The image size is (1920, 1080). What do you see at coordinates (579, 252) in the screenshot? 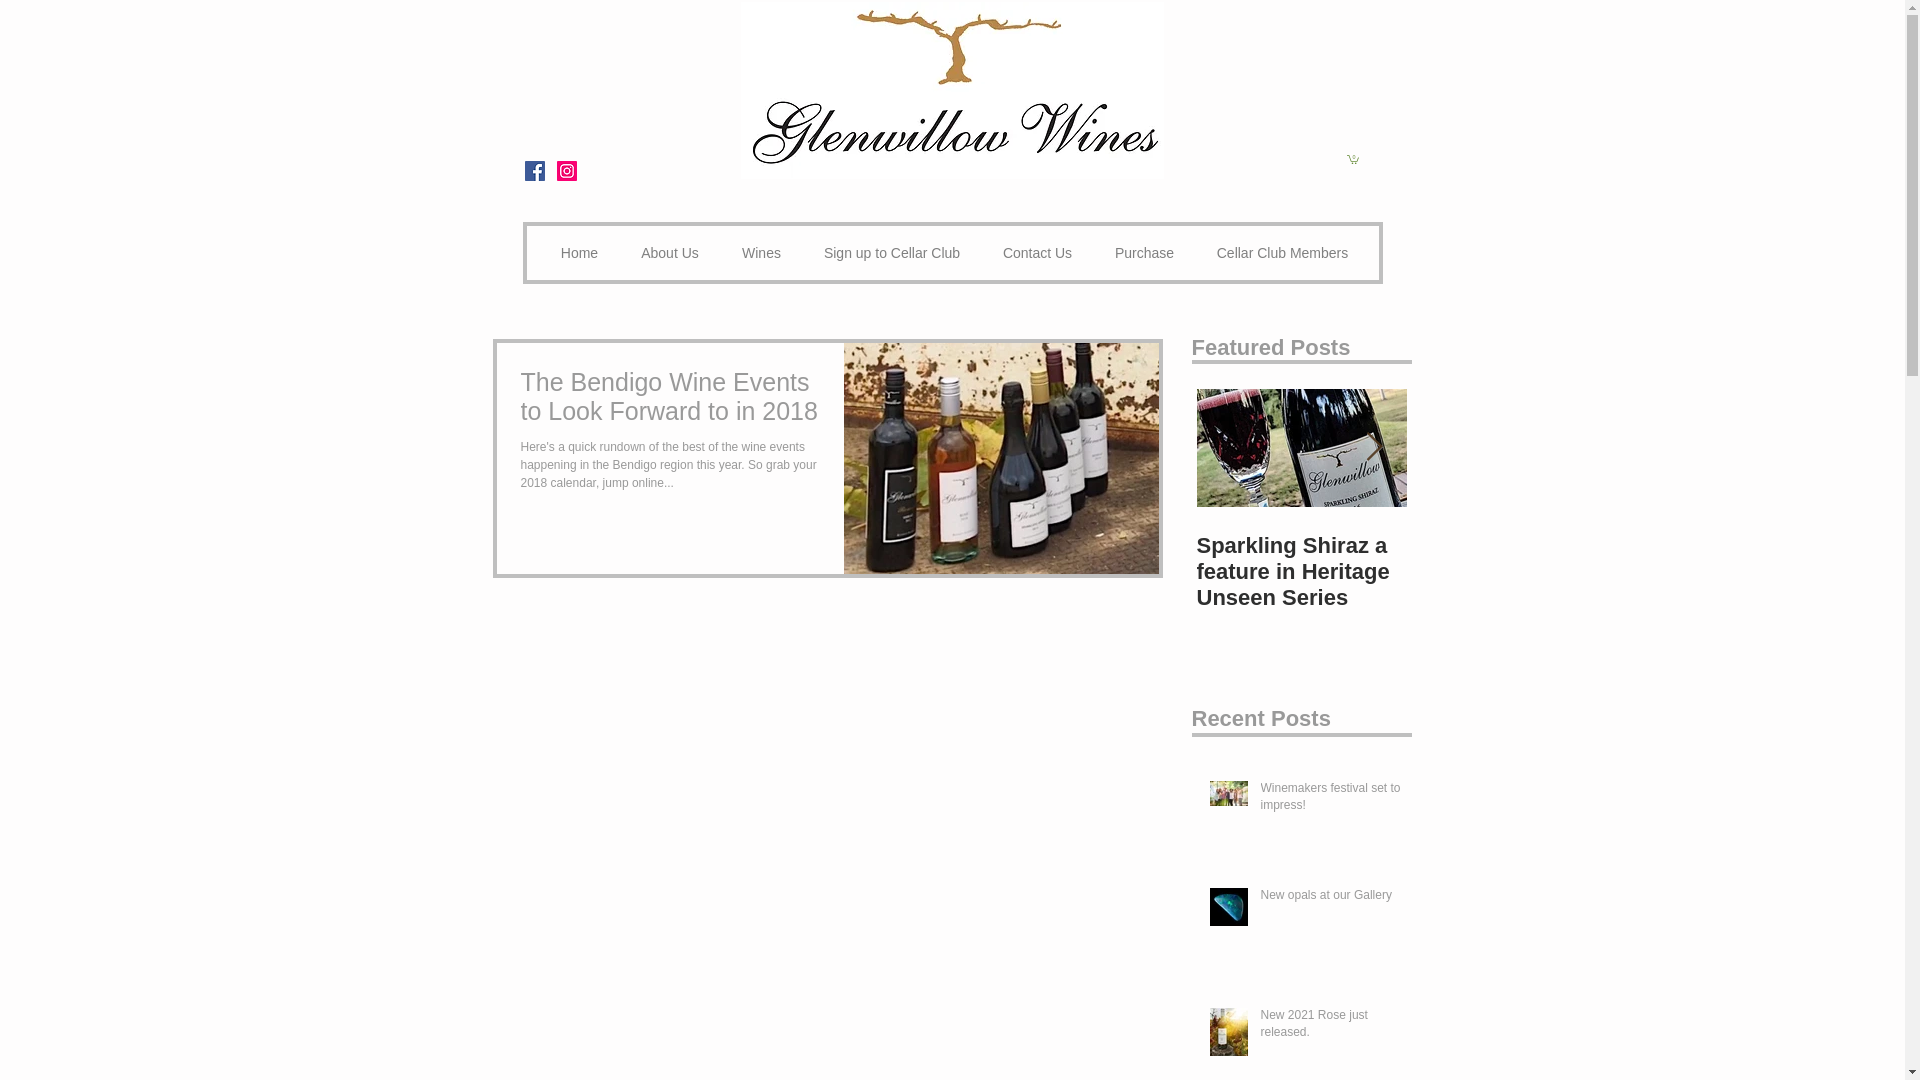
I see `'Home'` at bounding box center [579, 252].